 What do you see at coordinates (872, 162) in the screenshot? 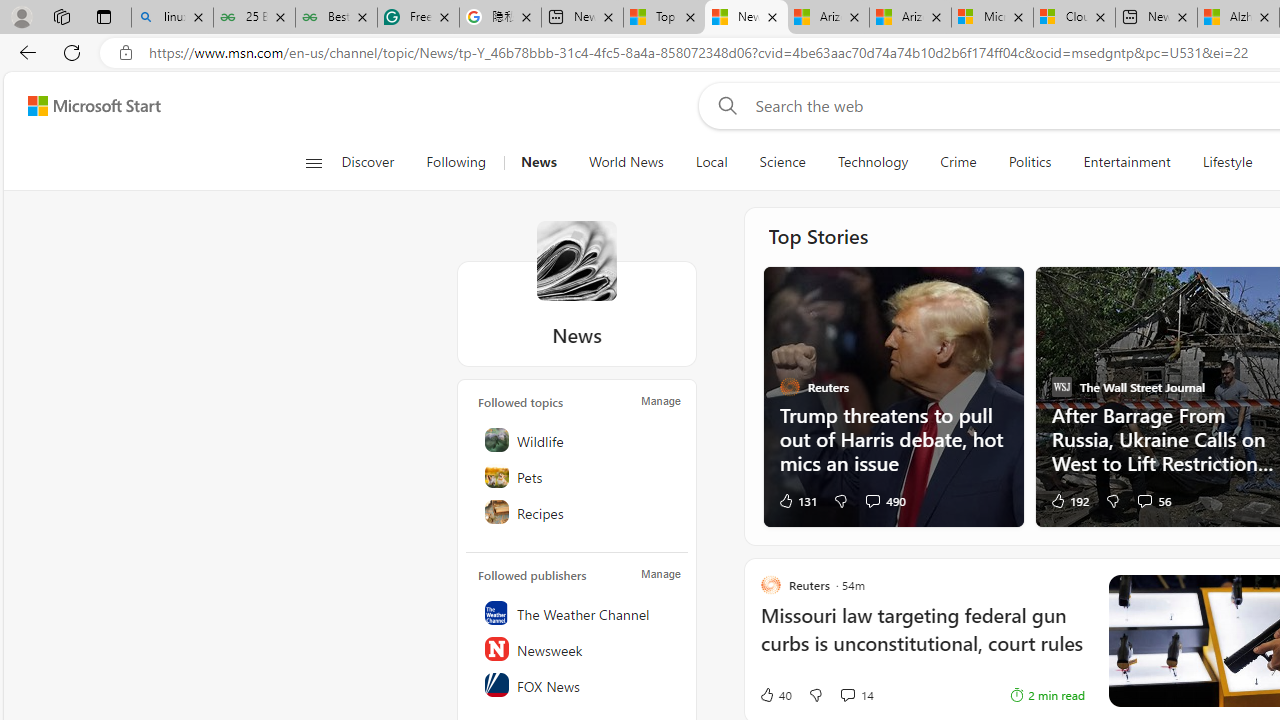
I see `'Technology'` at bounding box center [872, 162].